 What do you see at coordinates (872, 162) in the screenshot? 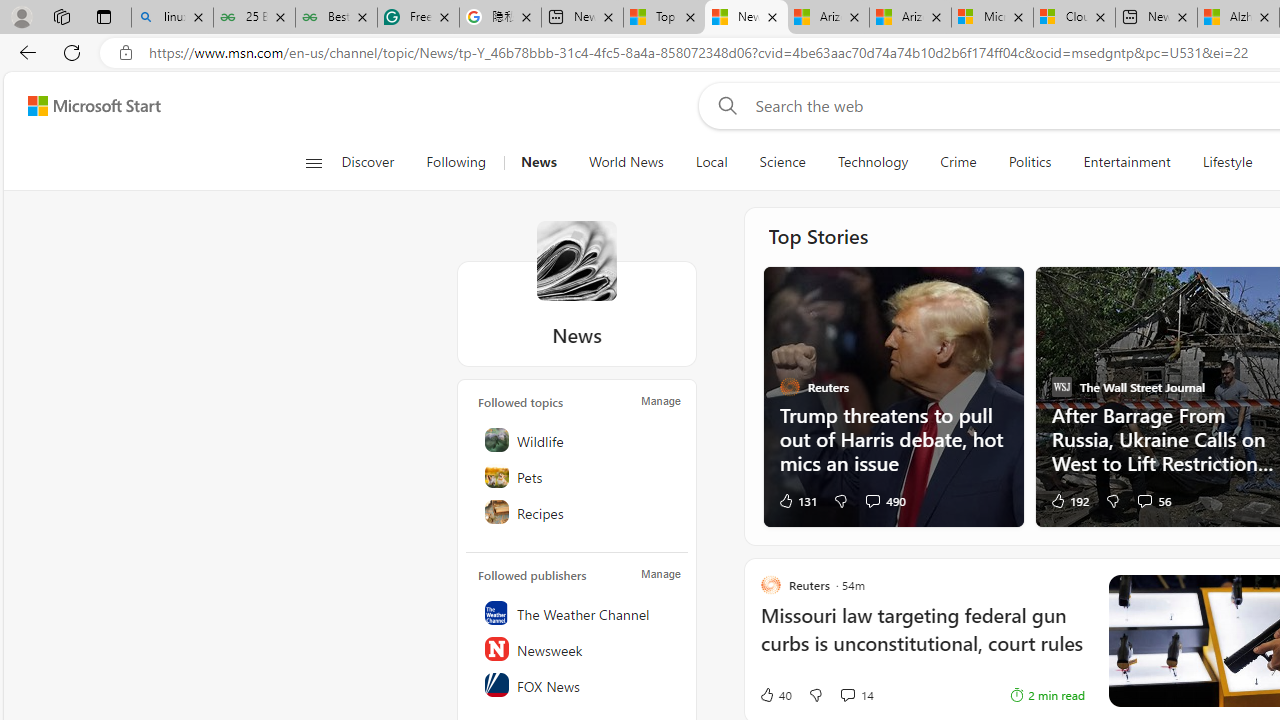
I see `'Technology'` at bounding box center [872, 162].